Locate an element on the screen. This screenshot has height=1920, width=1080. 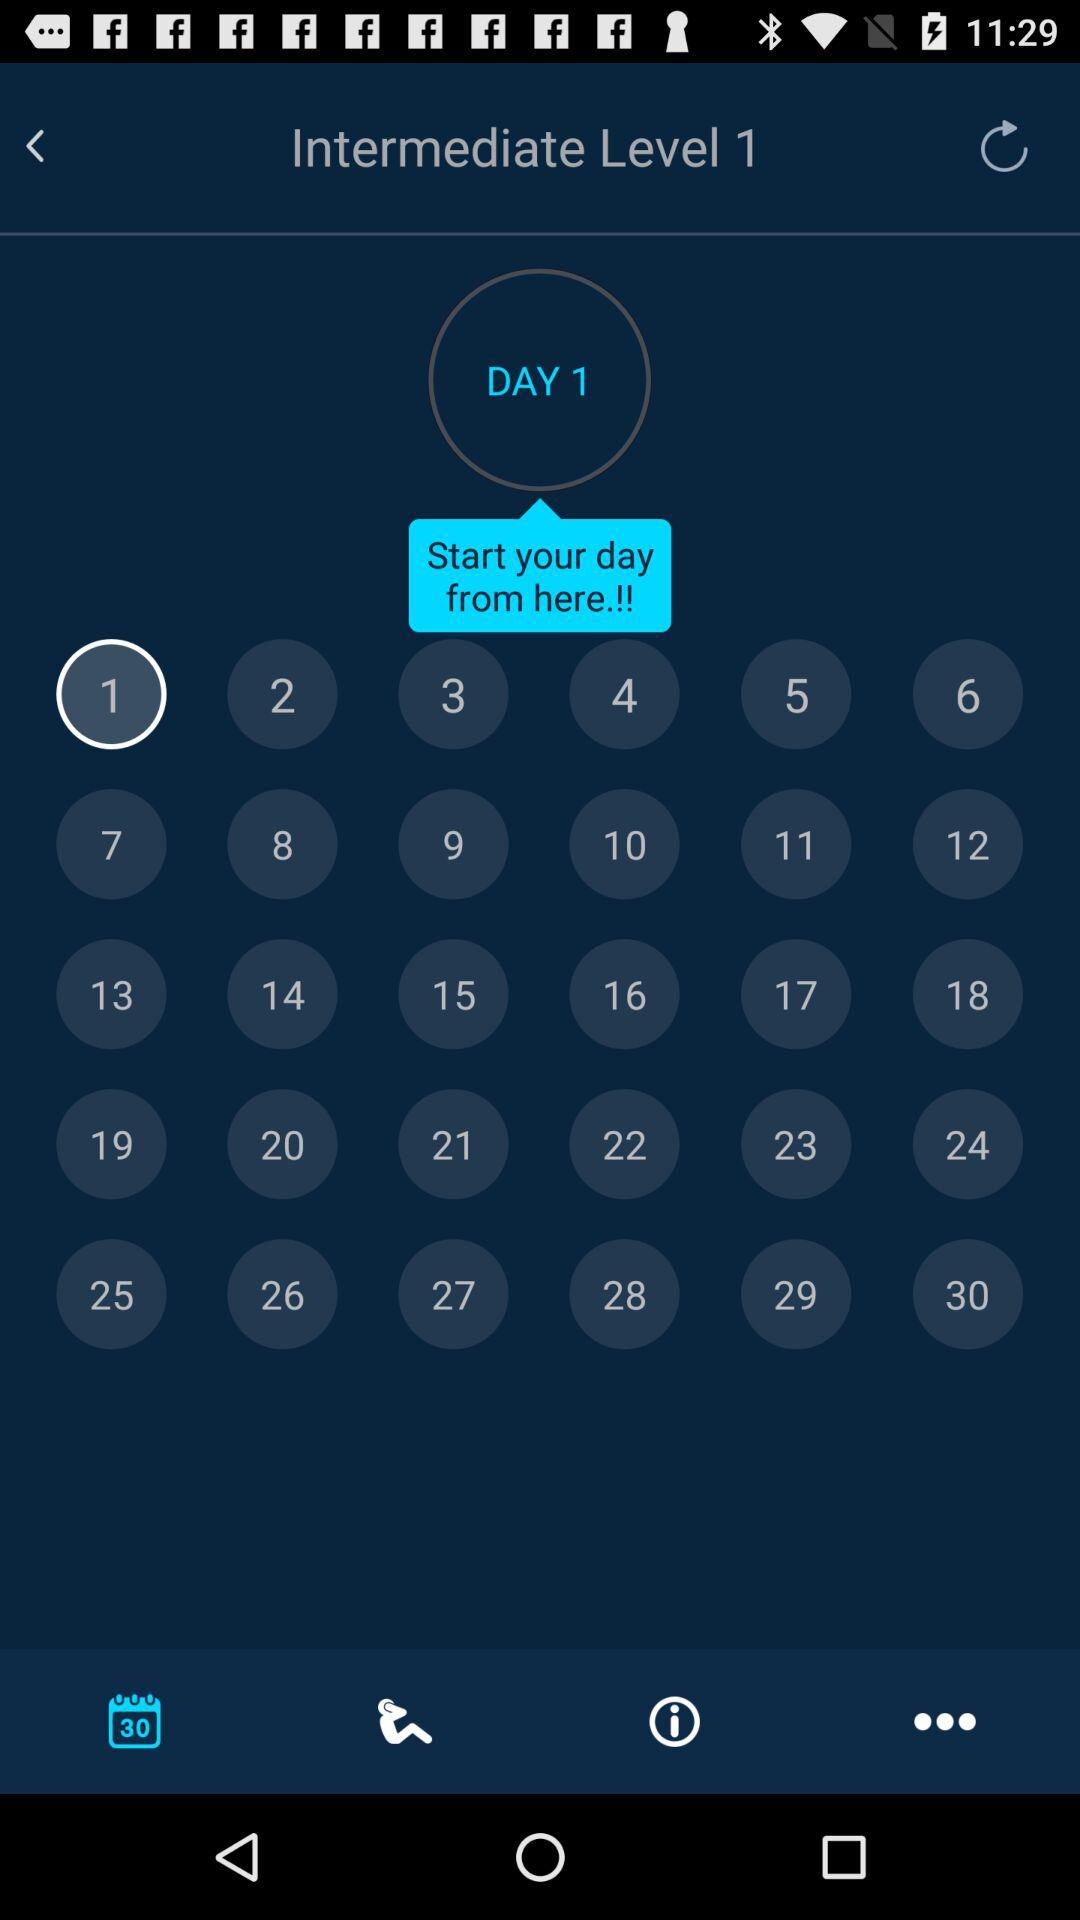
day is located at coordinates (111, 1144).